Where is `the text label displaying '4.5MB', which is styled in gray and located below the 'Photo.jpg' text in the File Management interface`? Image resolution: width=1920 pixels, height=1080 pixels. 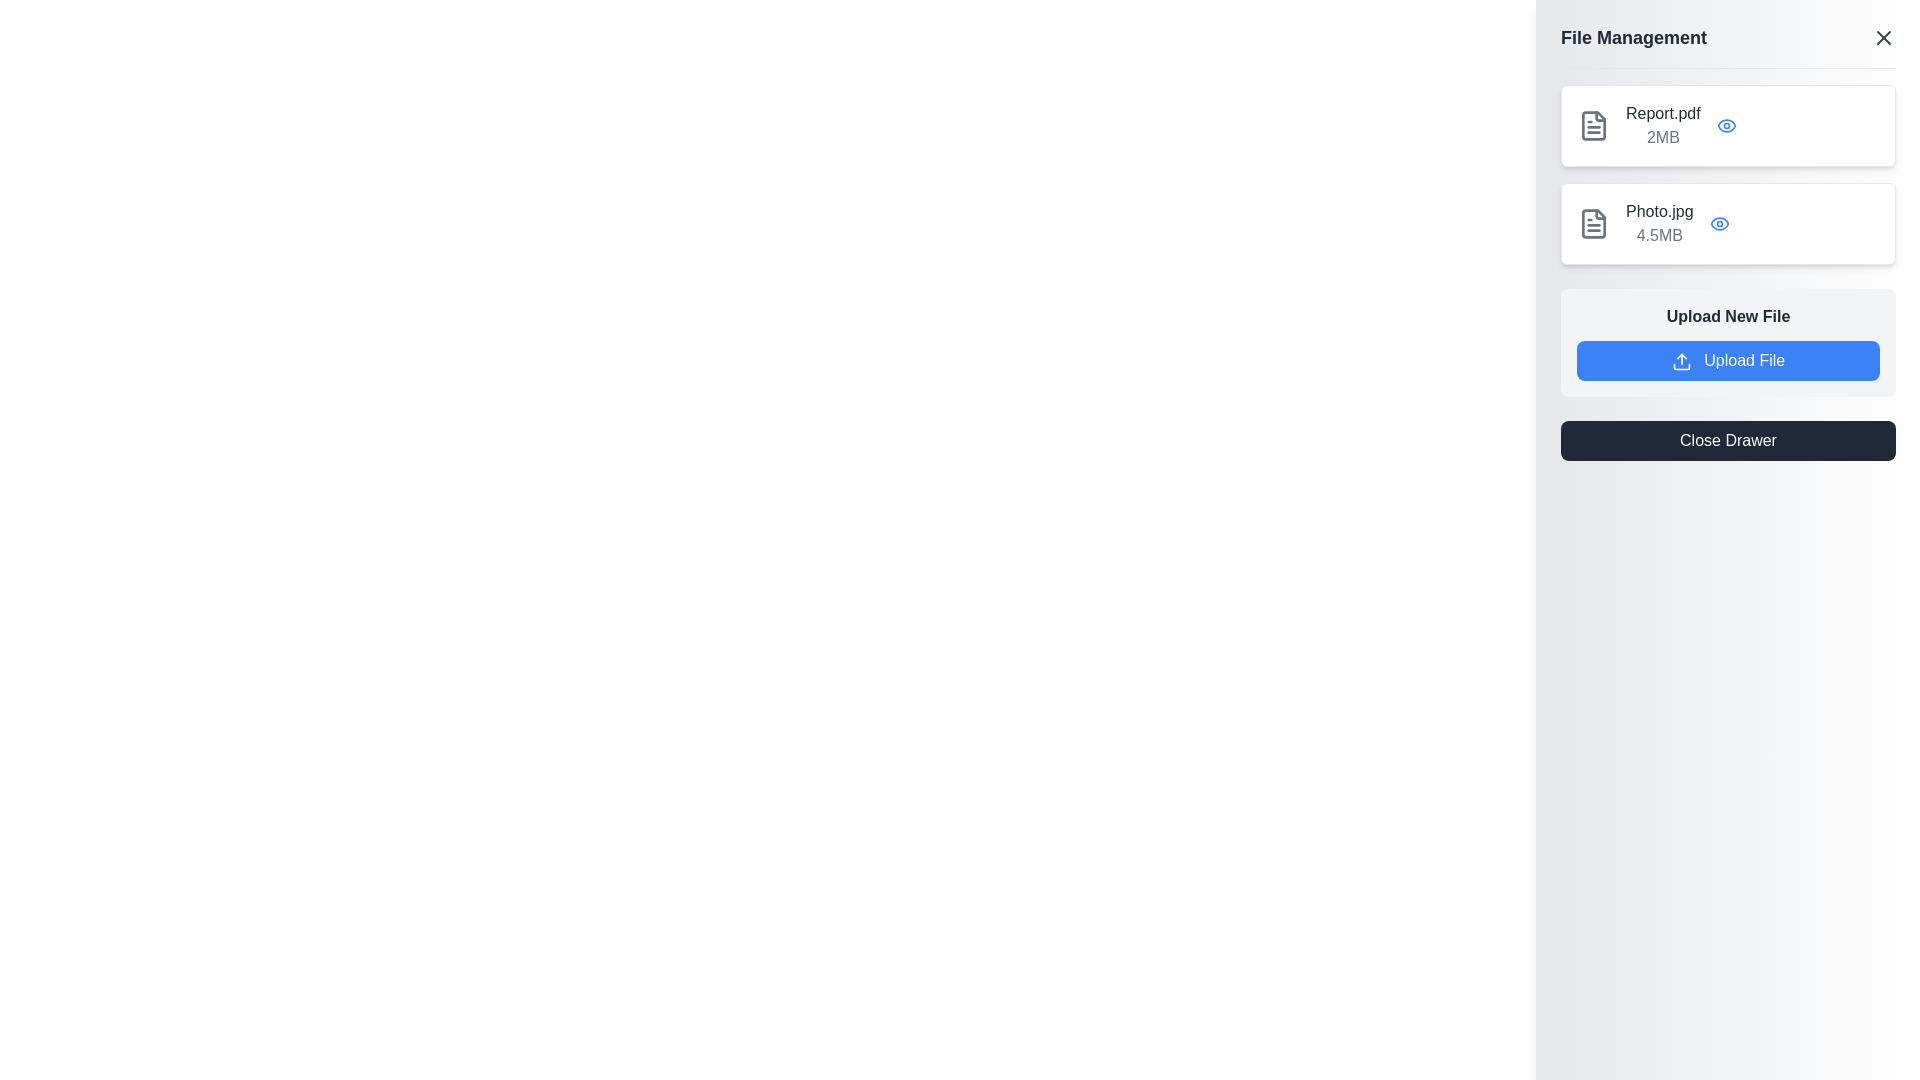
the text label displaying '4.5MB', which is styled in gray and located below the 'Photo.jpg' text in the File Management interface is located at coordinates (1659, 234).